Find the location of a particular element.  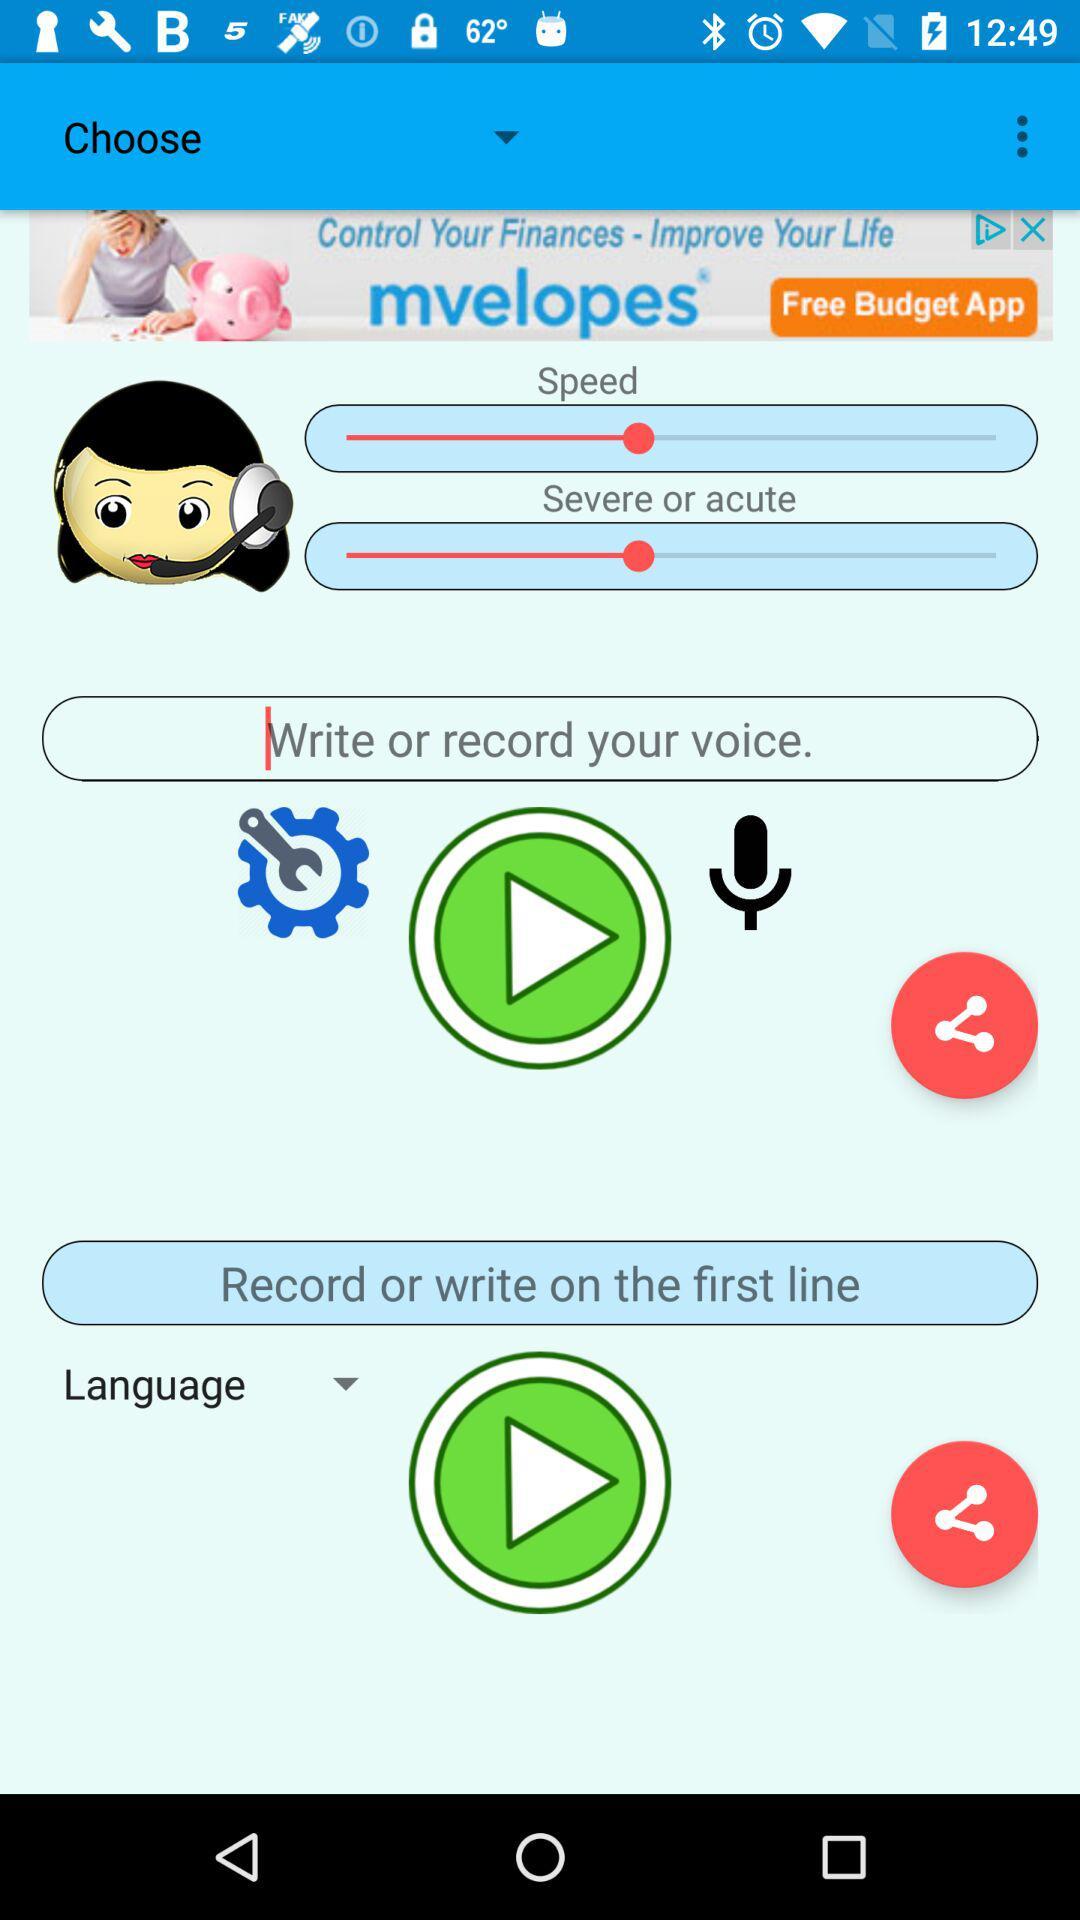

share button is located at coordinates (963, 1514).